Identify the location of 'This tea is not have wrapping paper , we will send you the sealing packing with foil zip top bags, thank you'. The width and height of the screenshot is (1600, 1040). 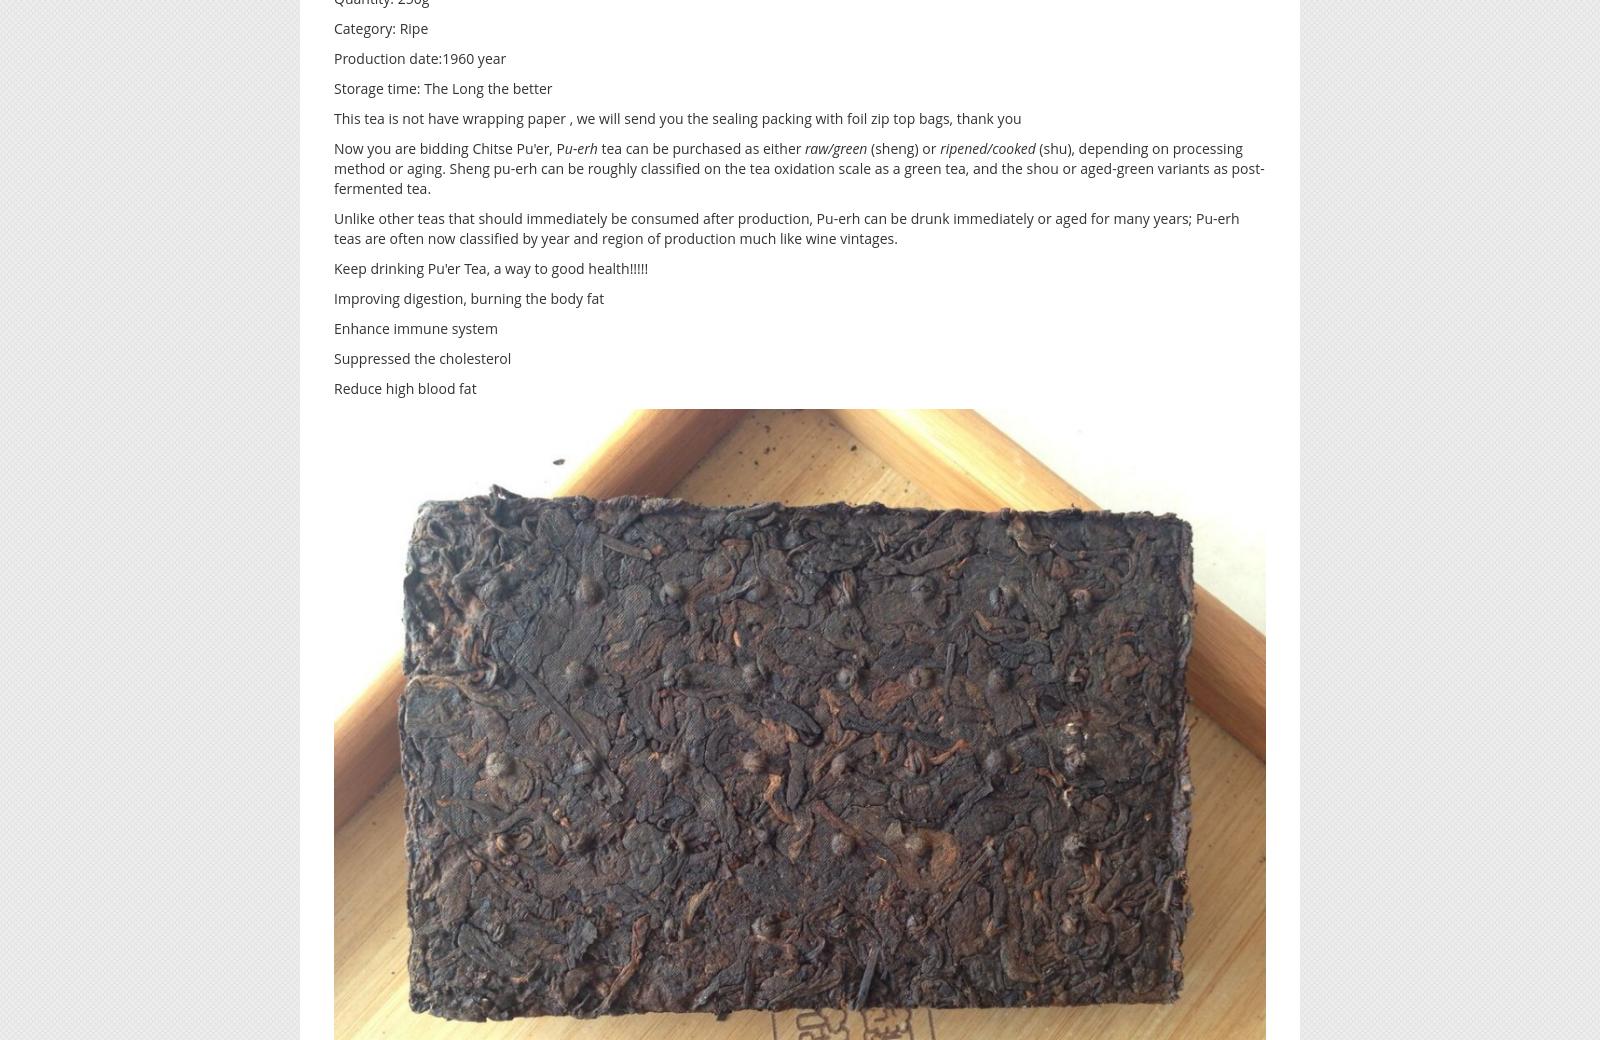
(677, 116).